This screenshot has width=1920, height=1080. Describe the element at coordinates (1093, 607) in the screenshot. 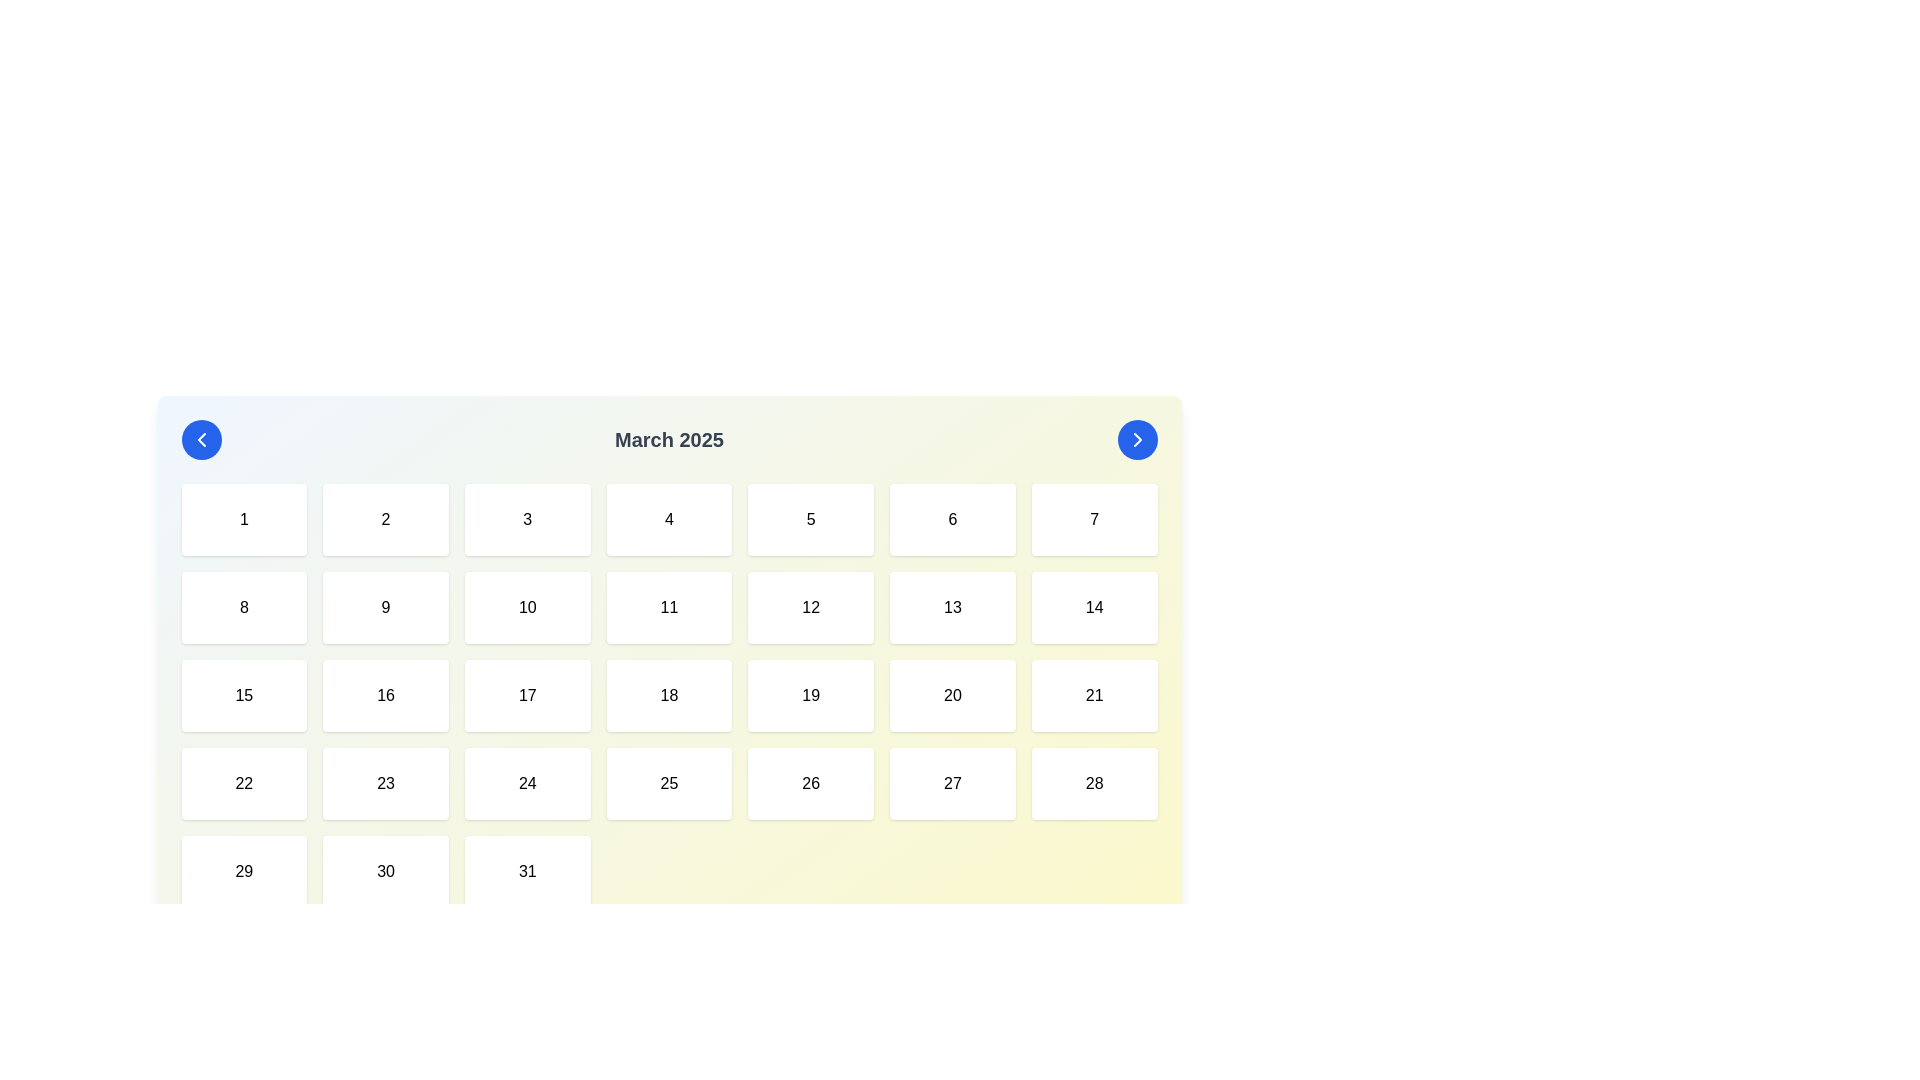

I see `the calendar button representing the 14th day of March 2025` at that location.